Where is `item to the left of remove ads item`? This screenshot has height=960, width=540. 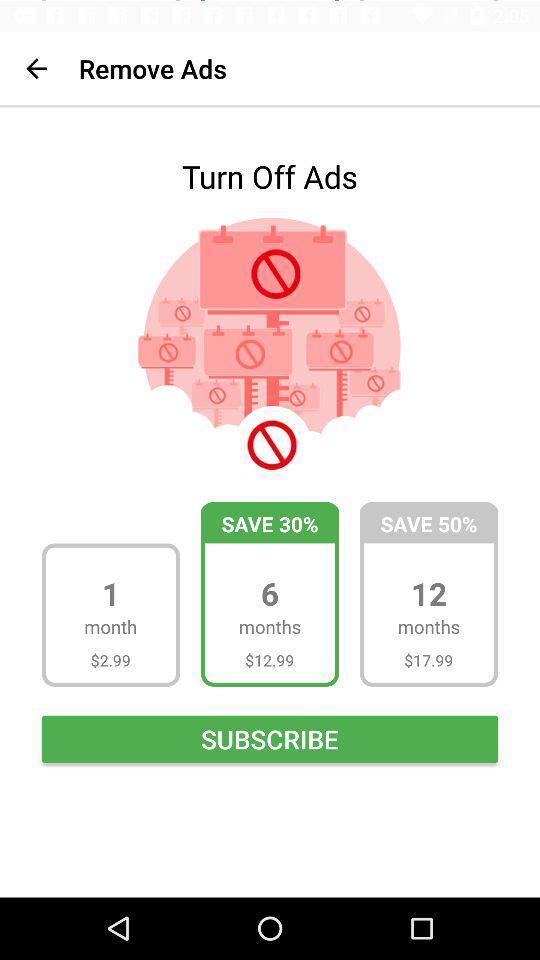
item to the left of remove ads item is located at coordinates (36, 68).